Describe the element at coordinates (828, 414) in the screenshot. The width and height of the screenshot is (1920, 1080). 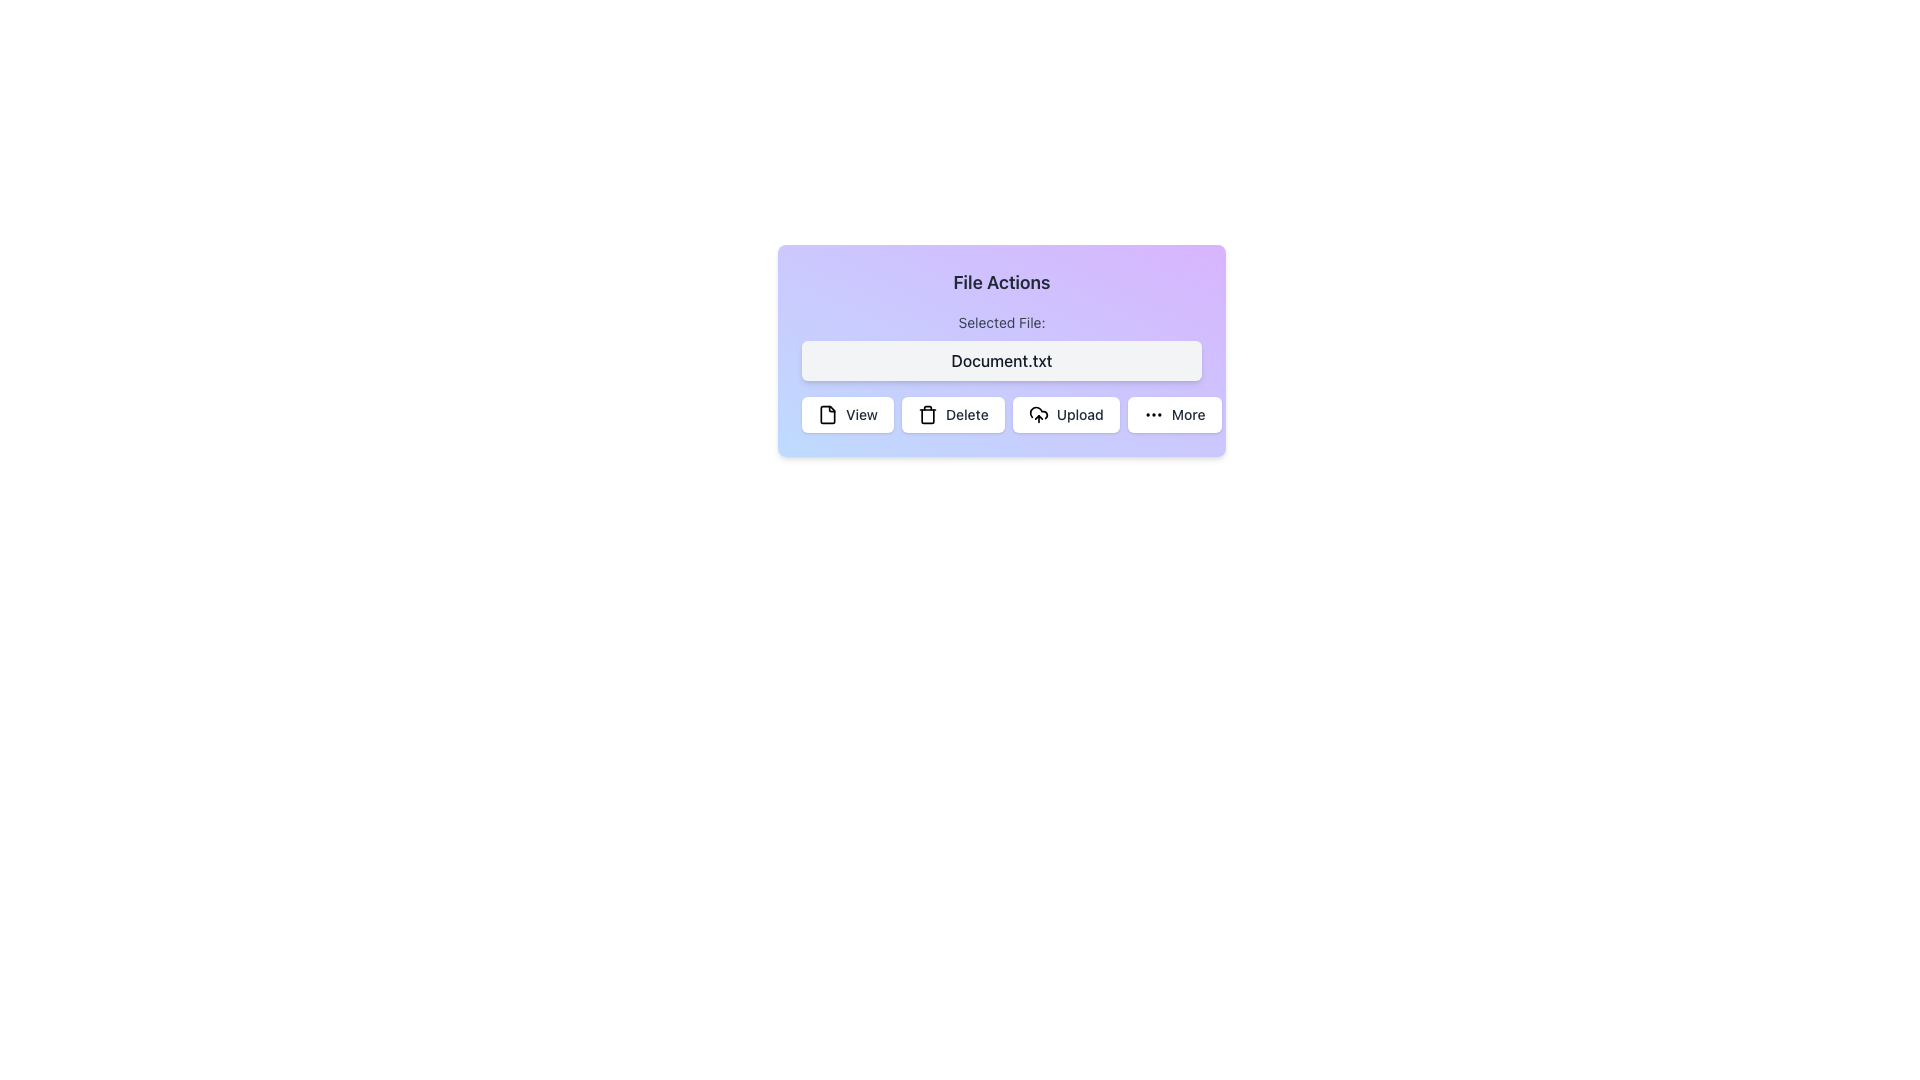
I see `the file icon, which is the first element in a horizontal group of buttons preceding the 'View' text` at that location.